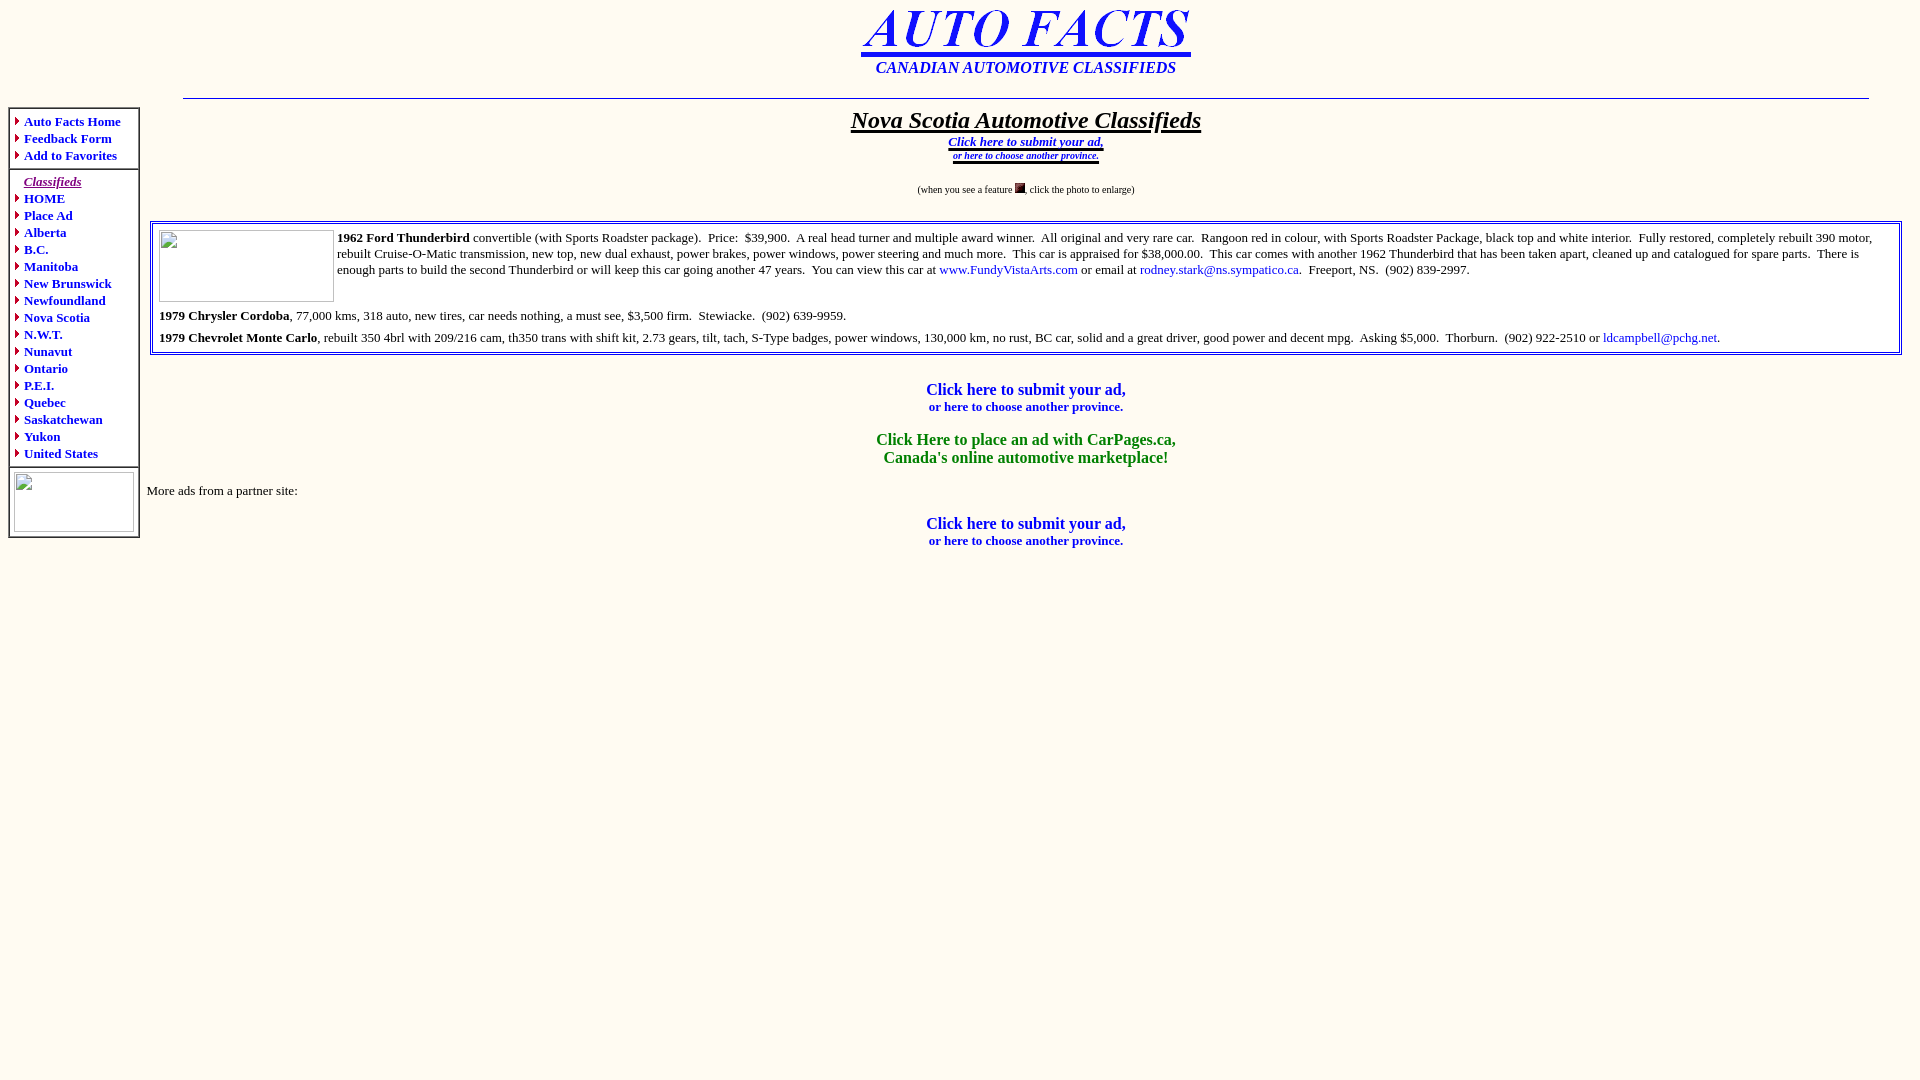 This screenshot has width=1920, height=1080. I want to click on 'Yukon', so click(37, 435).